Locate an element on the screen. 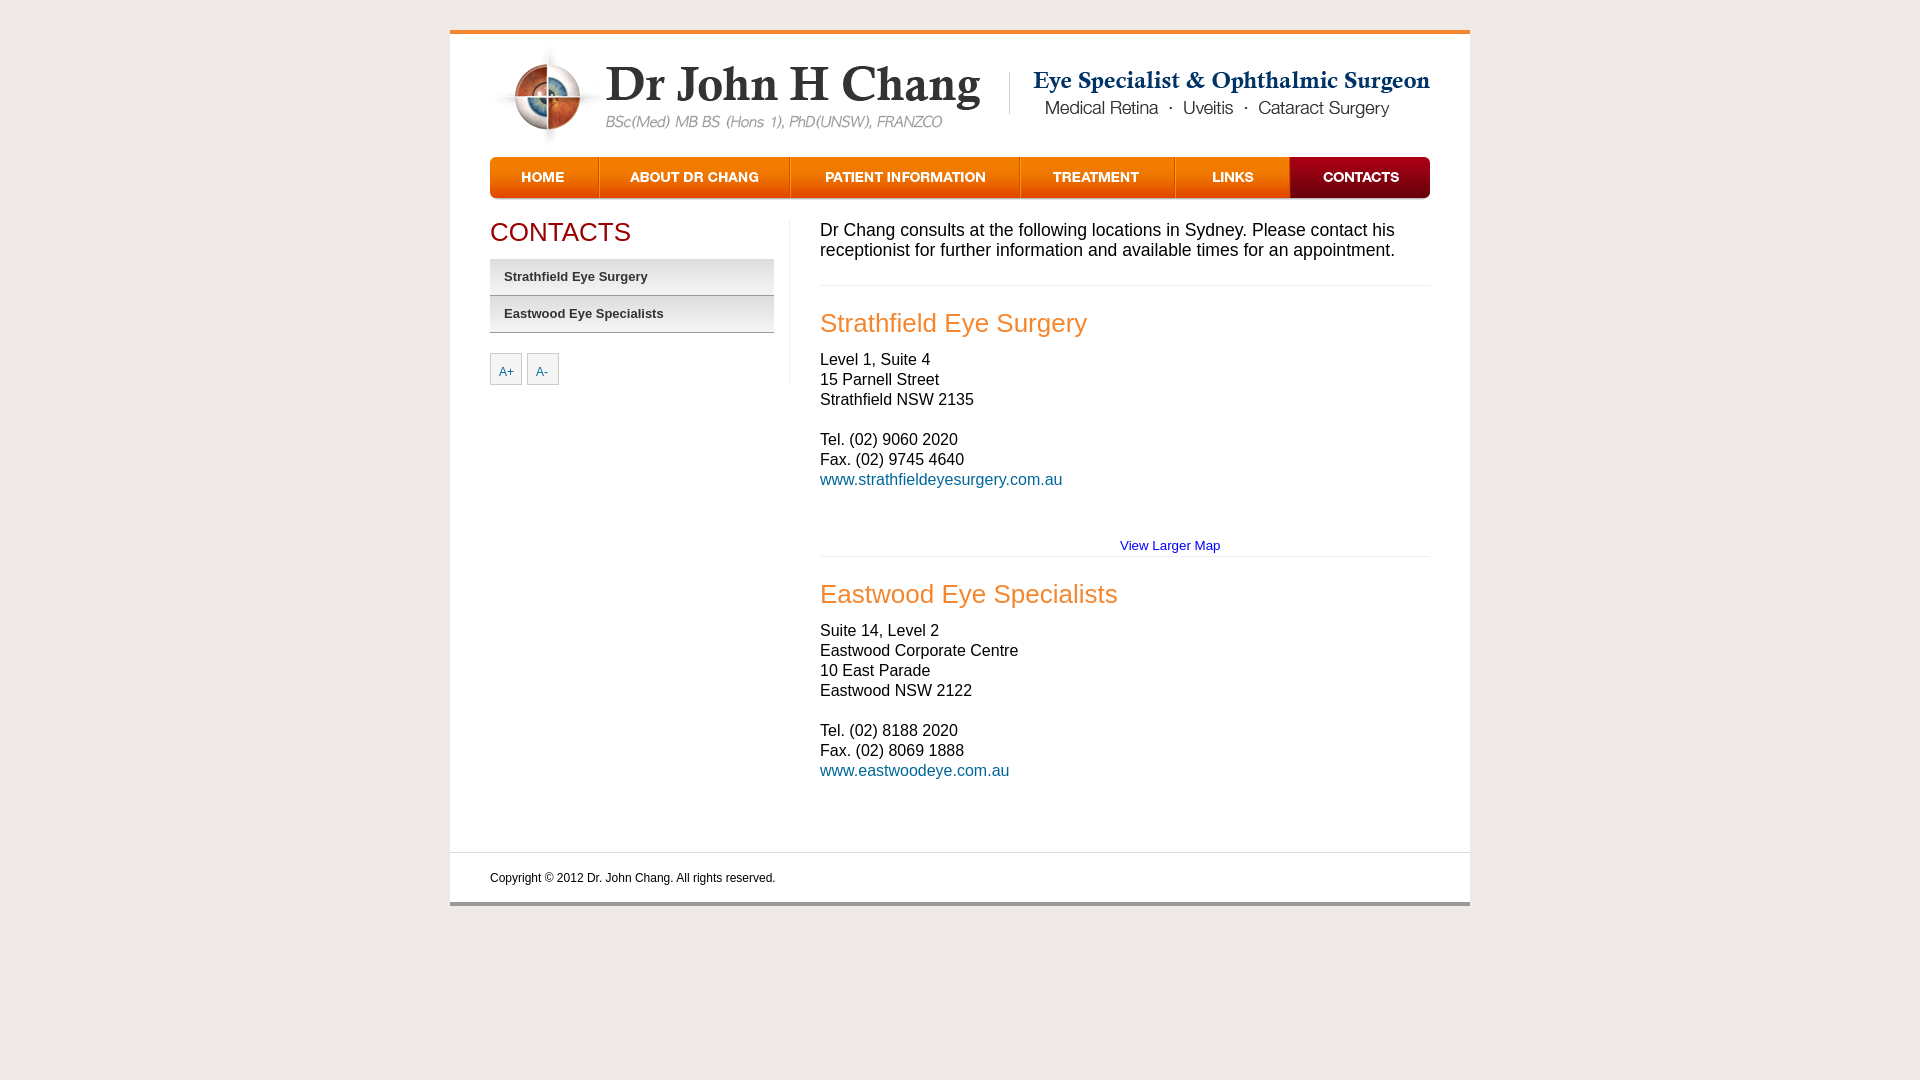  'Links' is located at coordinates (1231, 177).